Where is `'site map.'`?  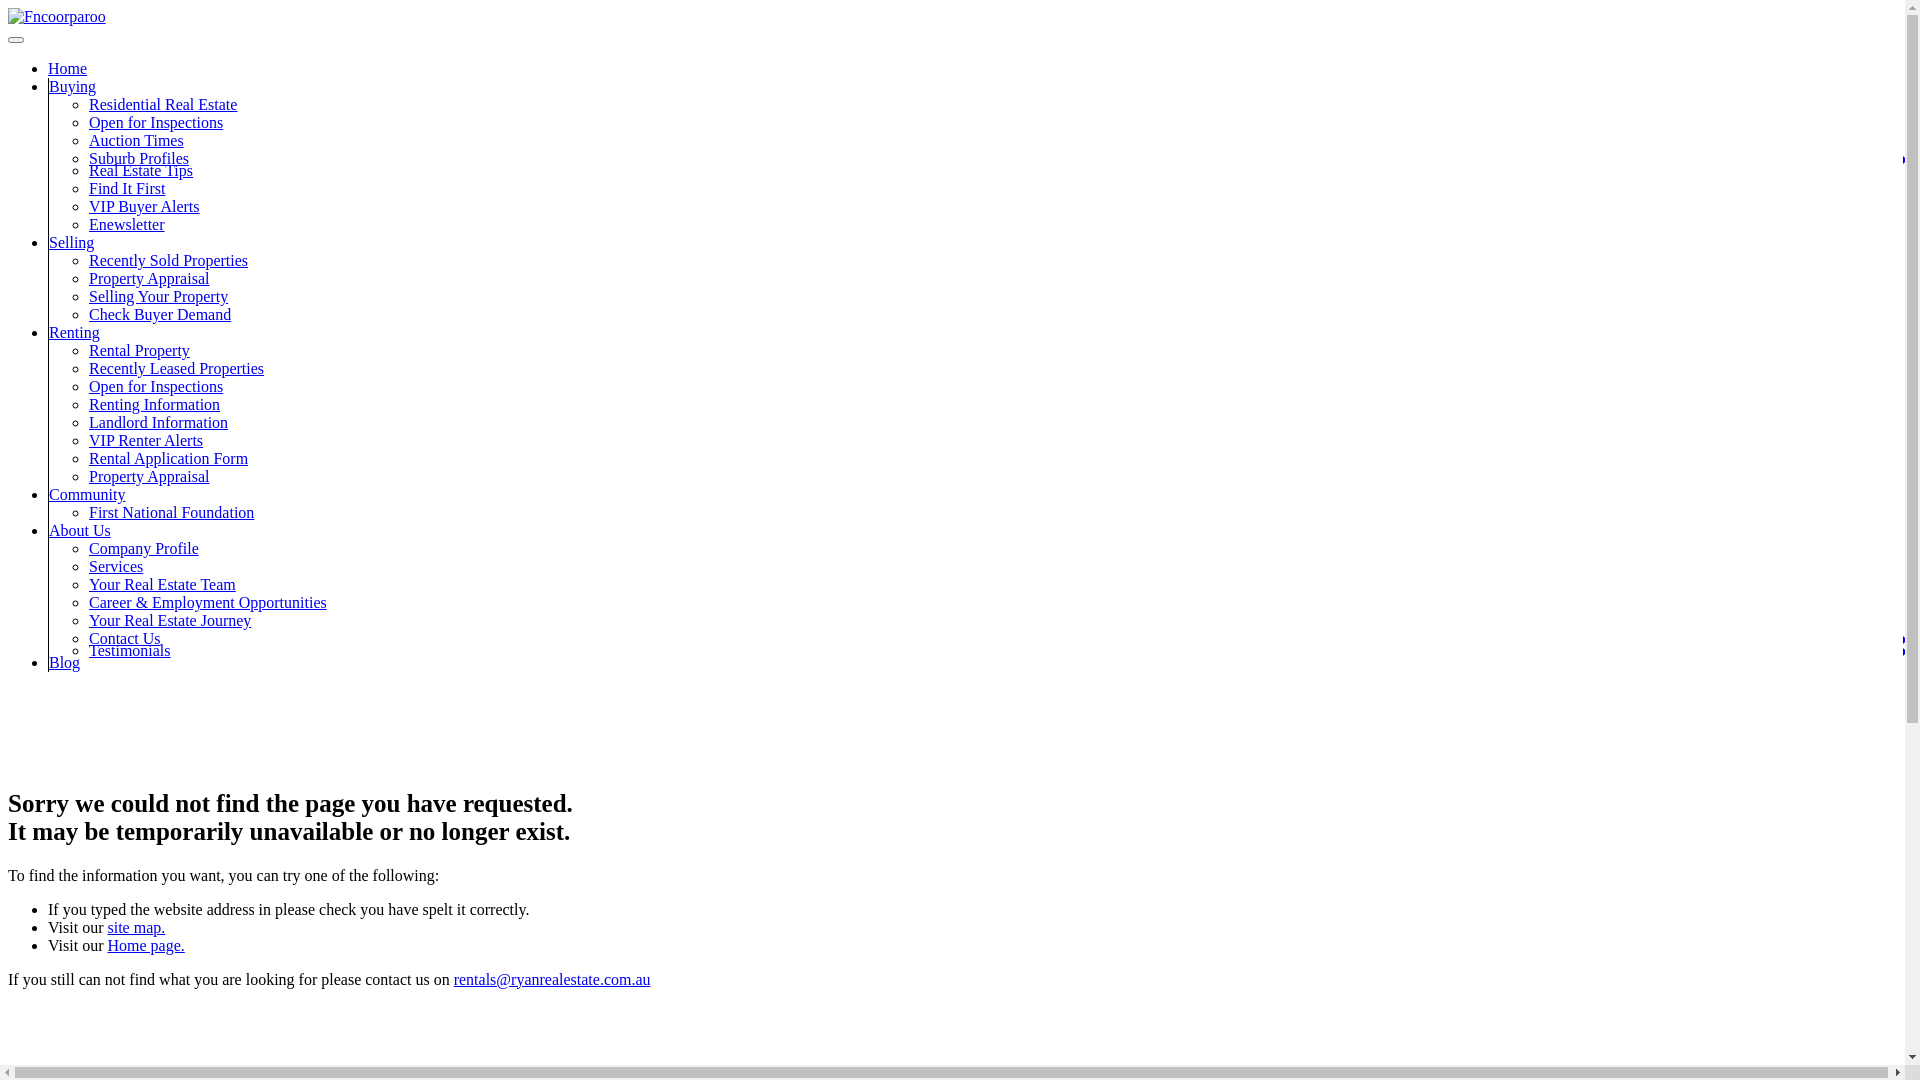
'site map.' is located at coordinates (134, 926).